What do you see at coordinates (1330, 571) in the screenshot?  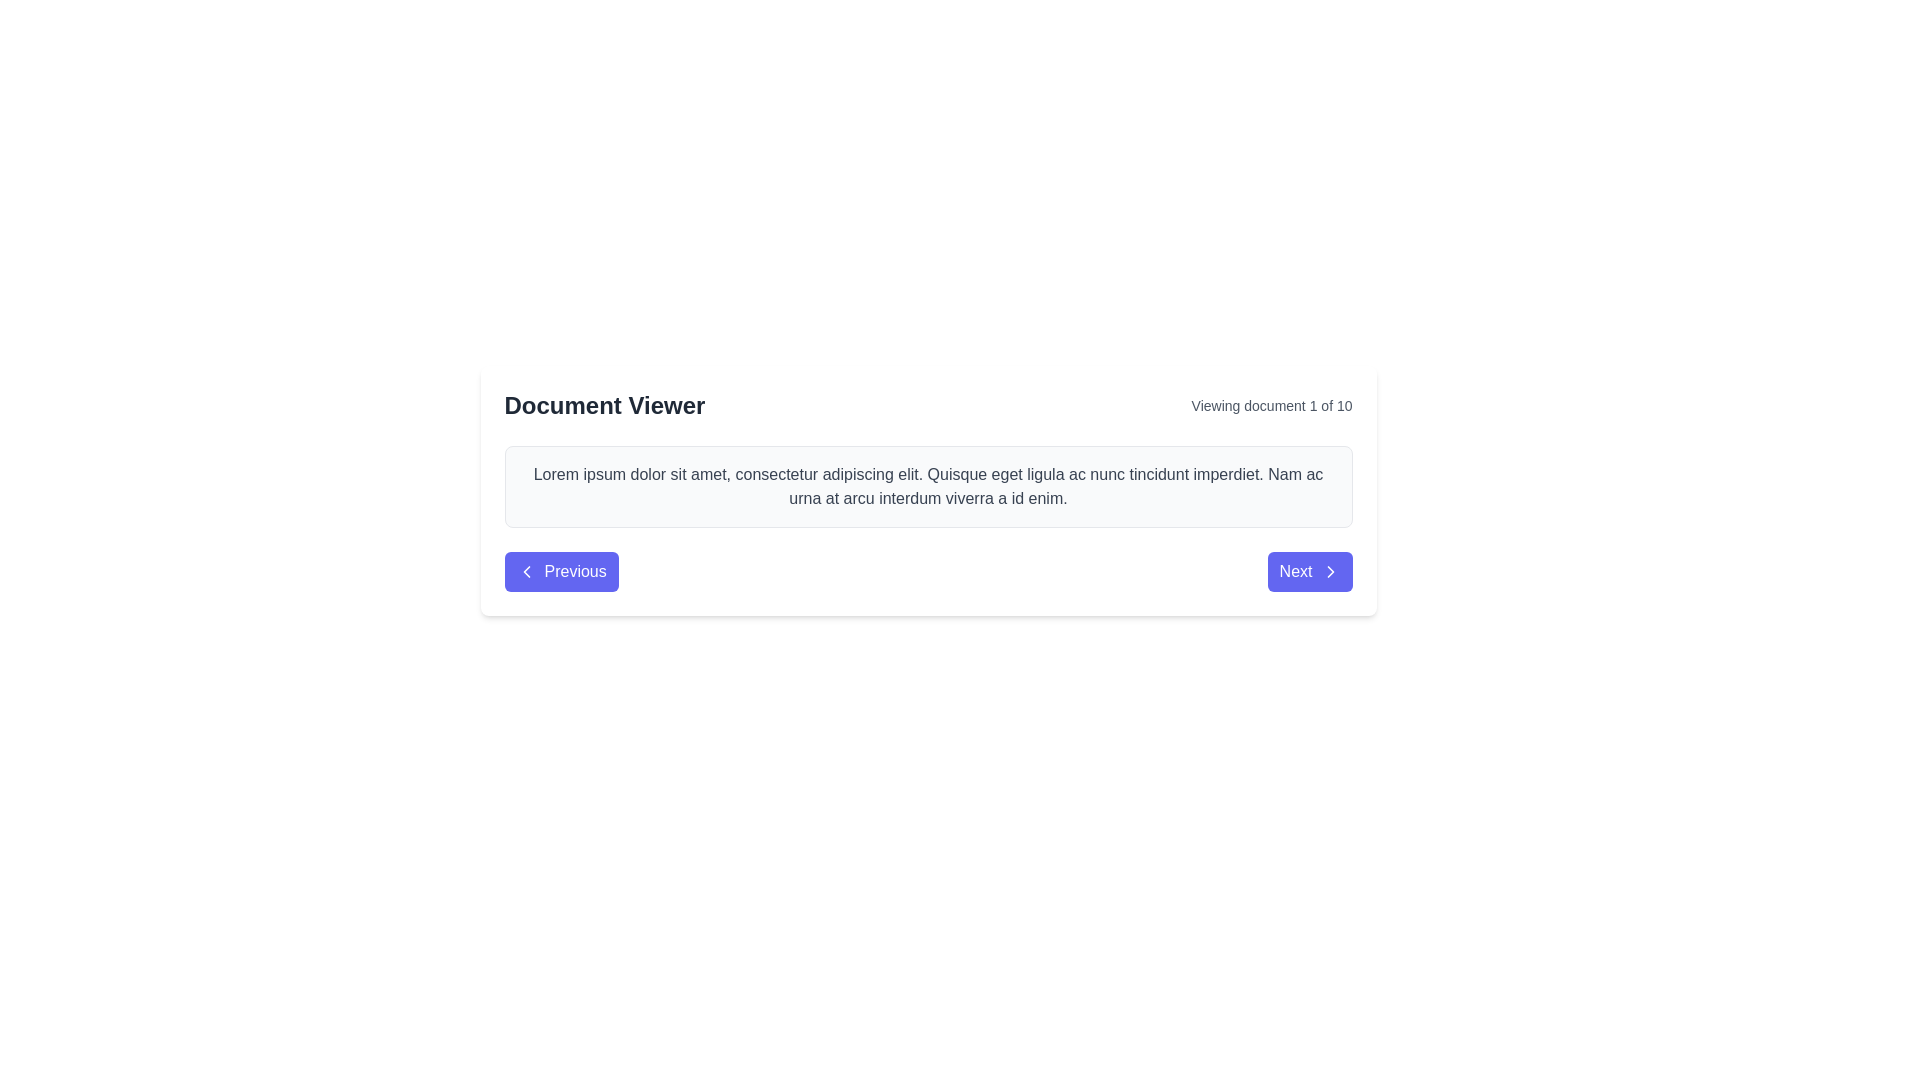 I see `the chevron icon located within the 'Next' button in the lower-right area of the interface to proceed to the next page or action` at bounding box center [1330, 571].